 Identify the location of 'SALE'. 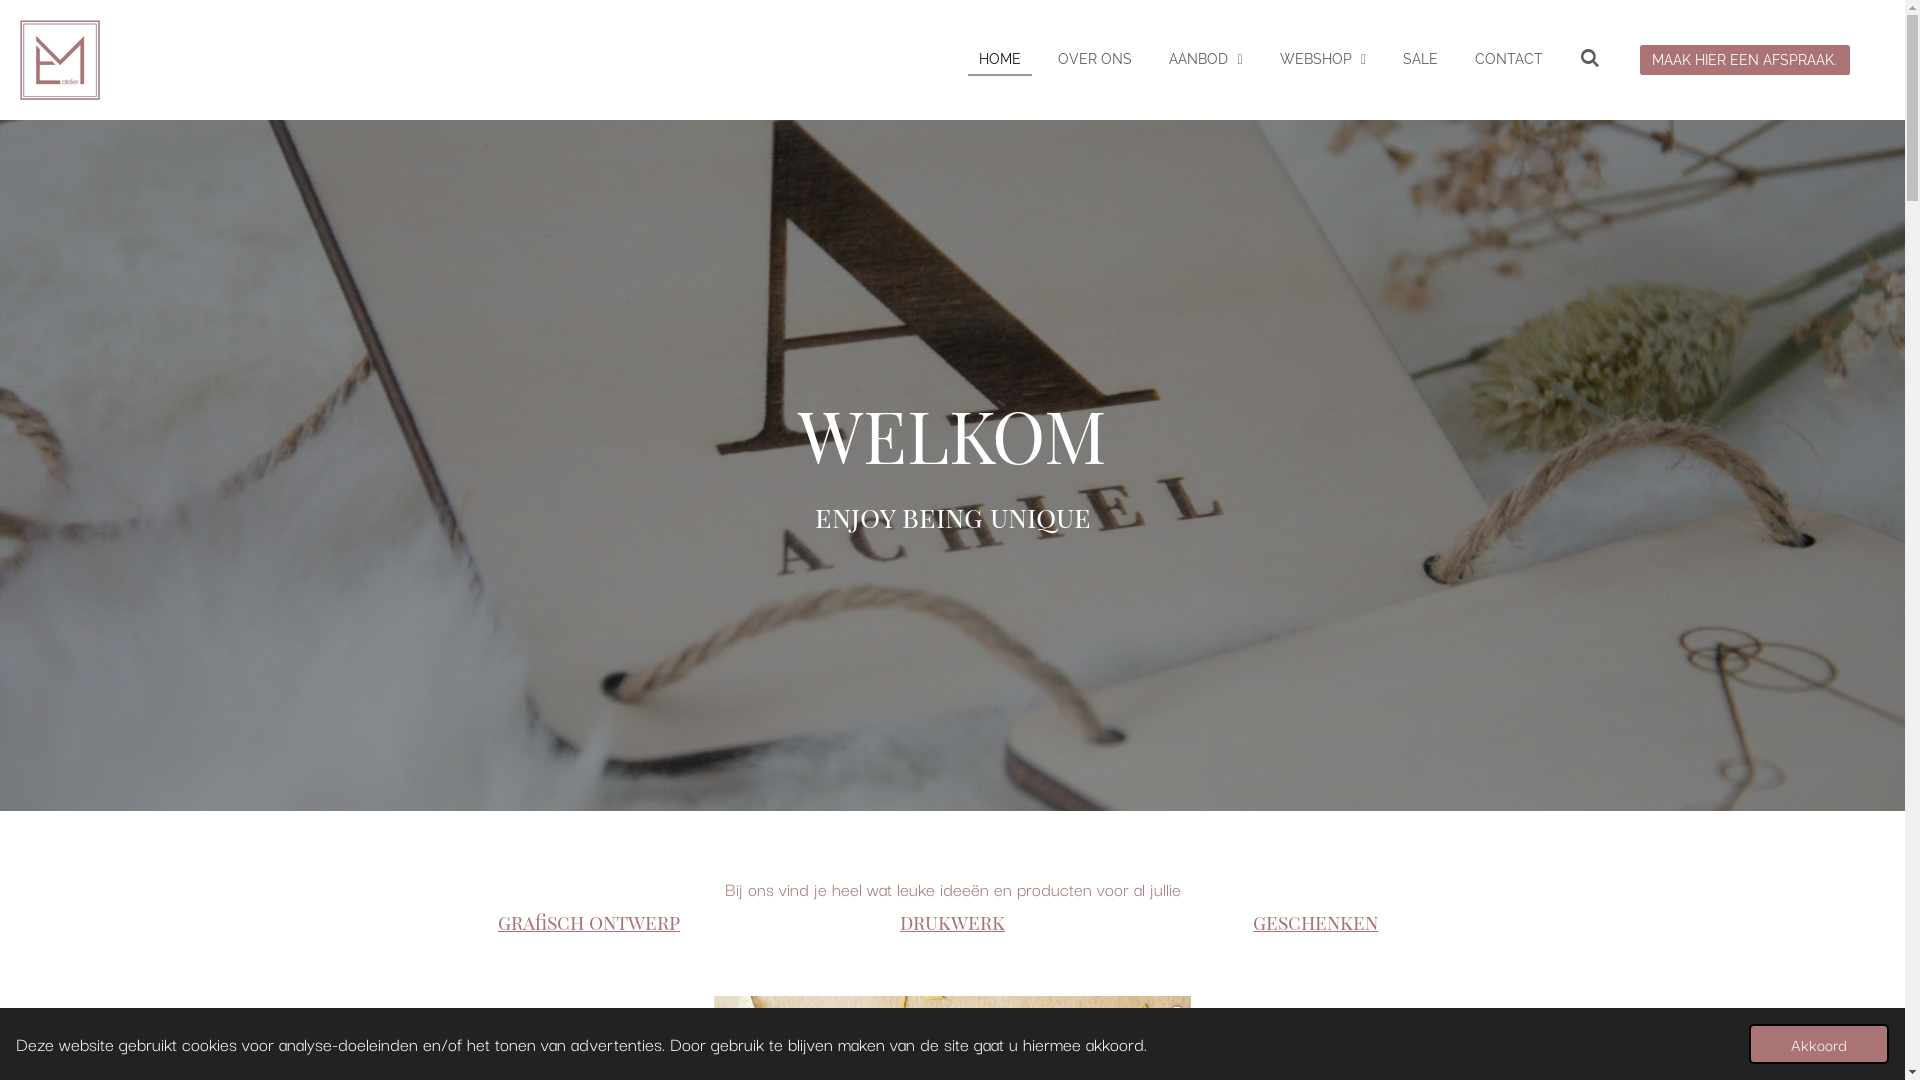
(1419, 58).